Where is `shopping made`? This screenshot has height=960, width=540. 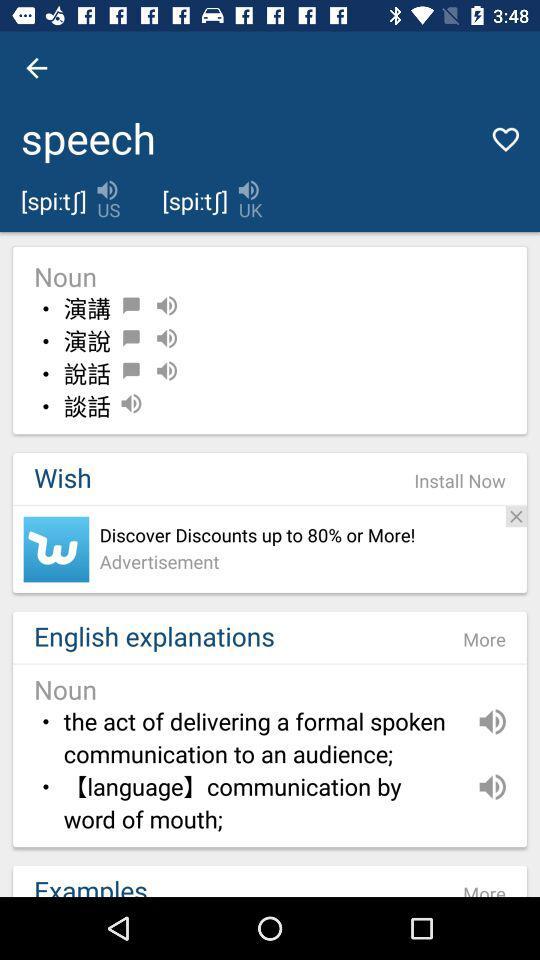 shopping made is located at coordinates (56, 549).